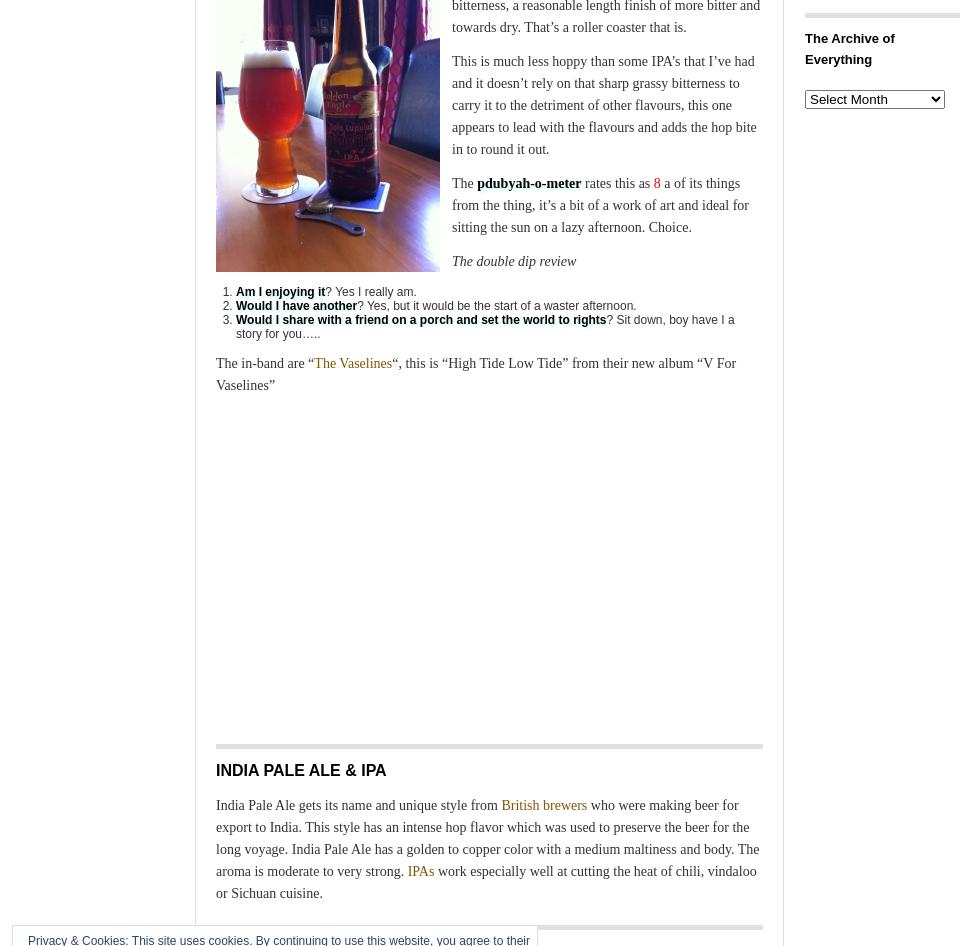 The width and height of the screenshot is (980, 946). Describe the element at coordinates (527, 183) in the screenshot. I see `'pdubyah-o-meter'` at that location.